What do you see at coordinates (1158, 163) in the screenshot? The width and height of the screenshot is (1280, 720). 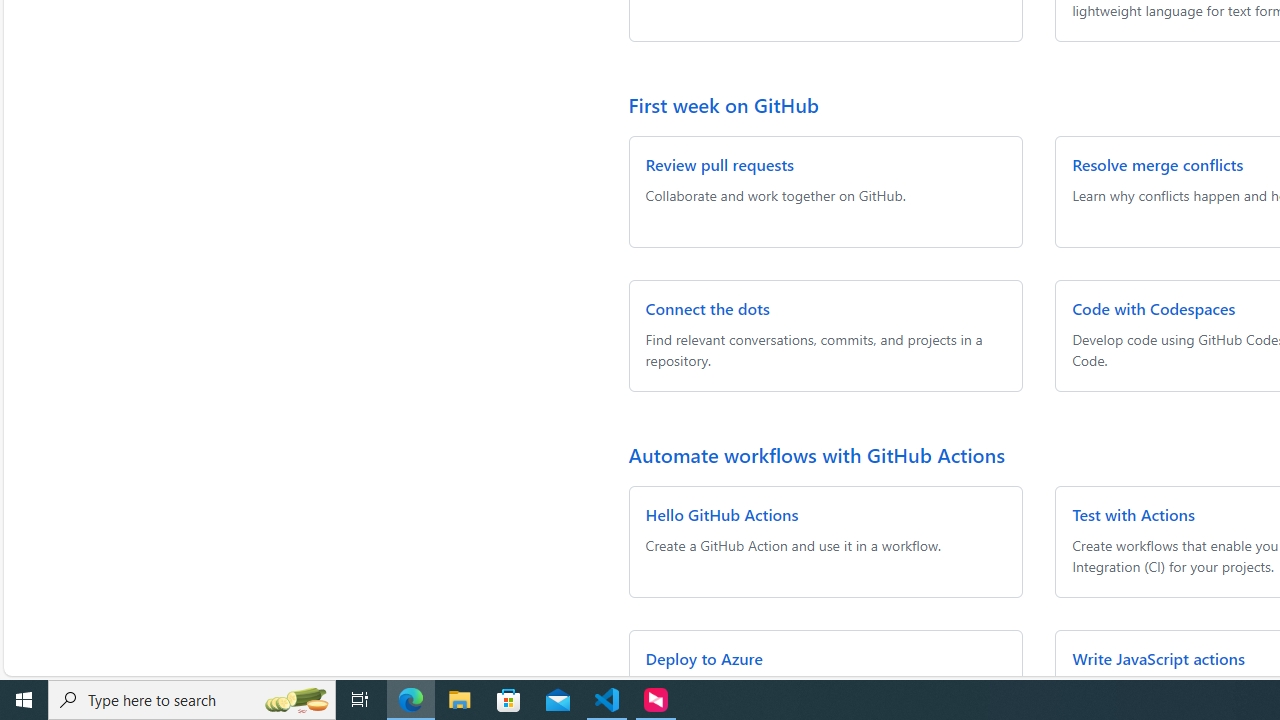 I see `'Resolve merge conflicts'` at bounding box center [1158, 163].